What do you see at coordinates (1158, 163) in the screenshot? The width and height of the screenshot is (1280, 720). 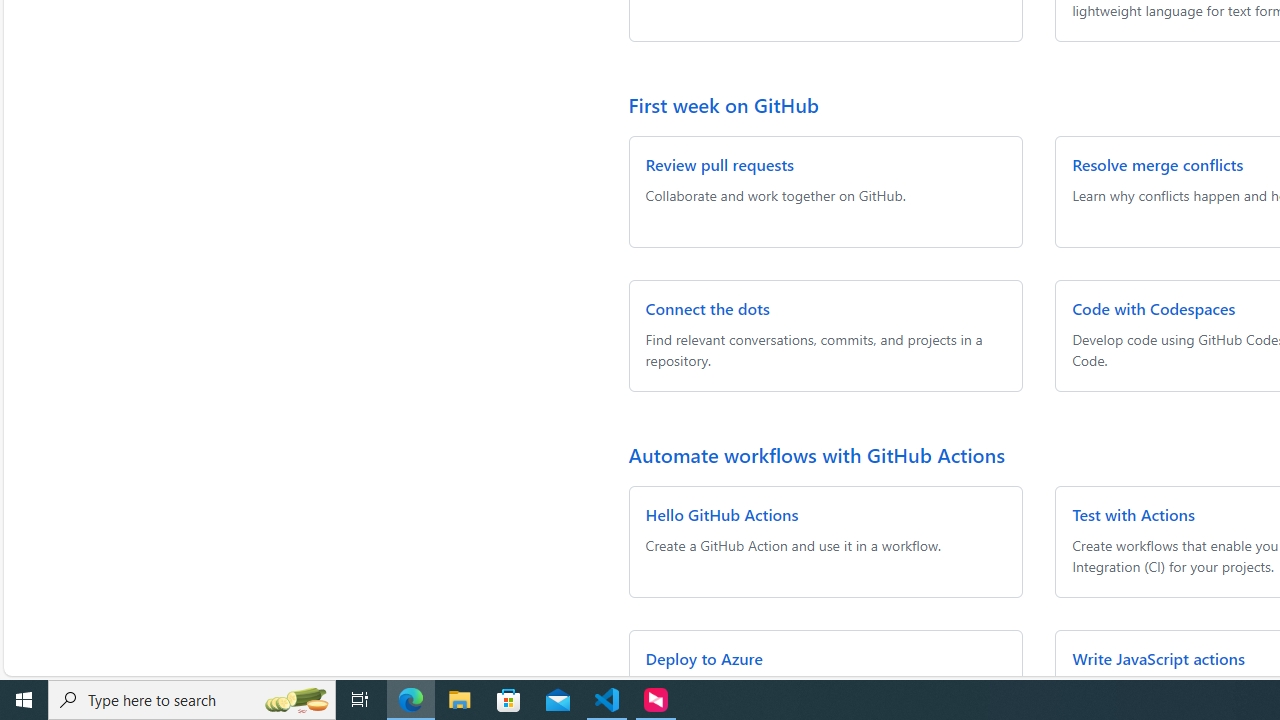 I see `'Resolve merge conflicts'` at bounding box center [1158, 163].